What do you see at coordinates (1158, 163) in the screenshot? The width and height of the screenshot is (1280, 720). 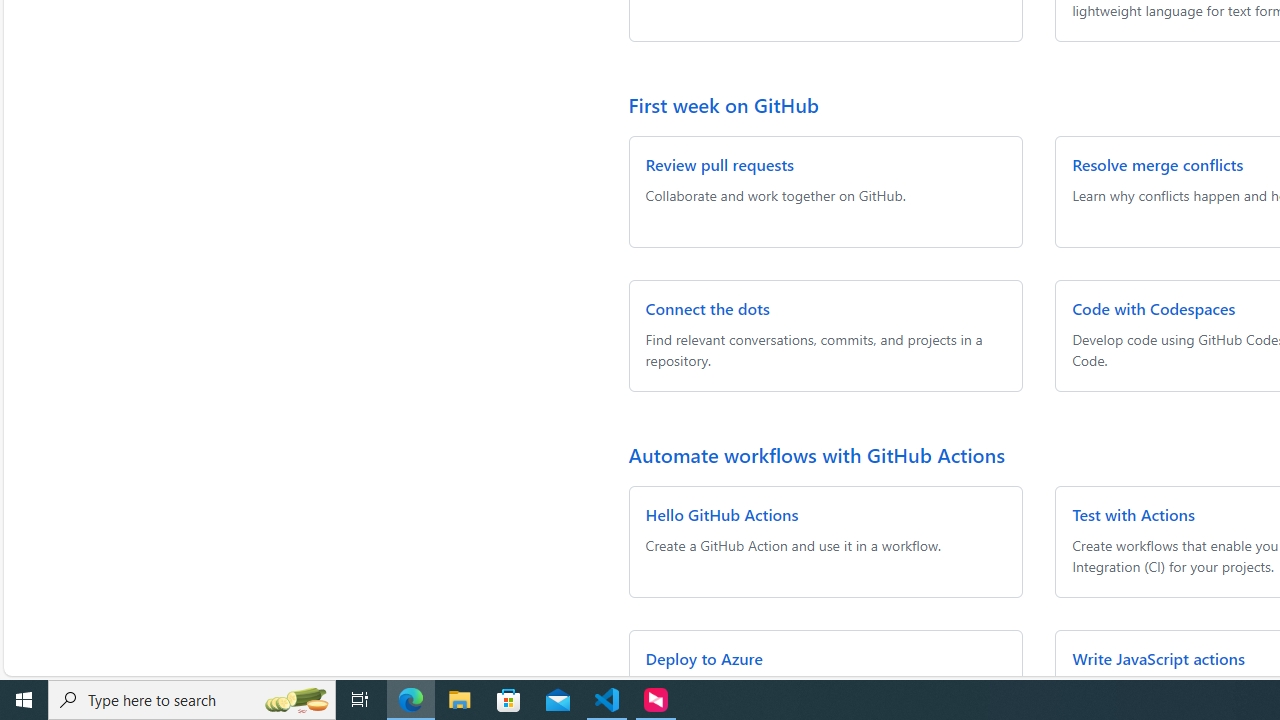 I see `'Resolve merge conflicts'` at bounding box center [1158, 163].